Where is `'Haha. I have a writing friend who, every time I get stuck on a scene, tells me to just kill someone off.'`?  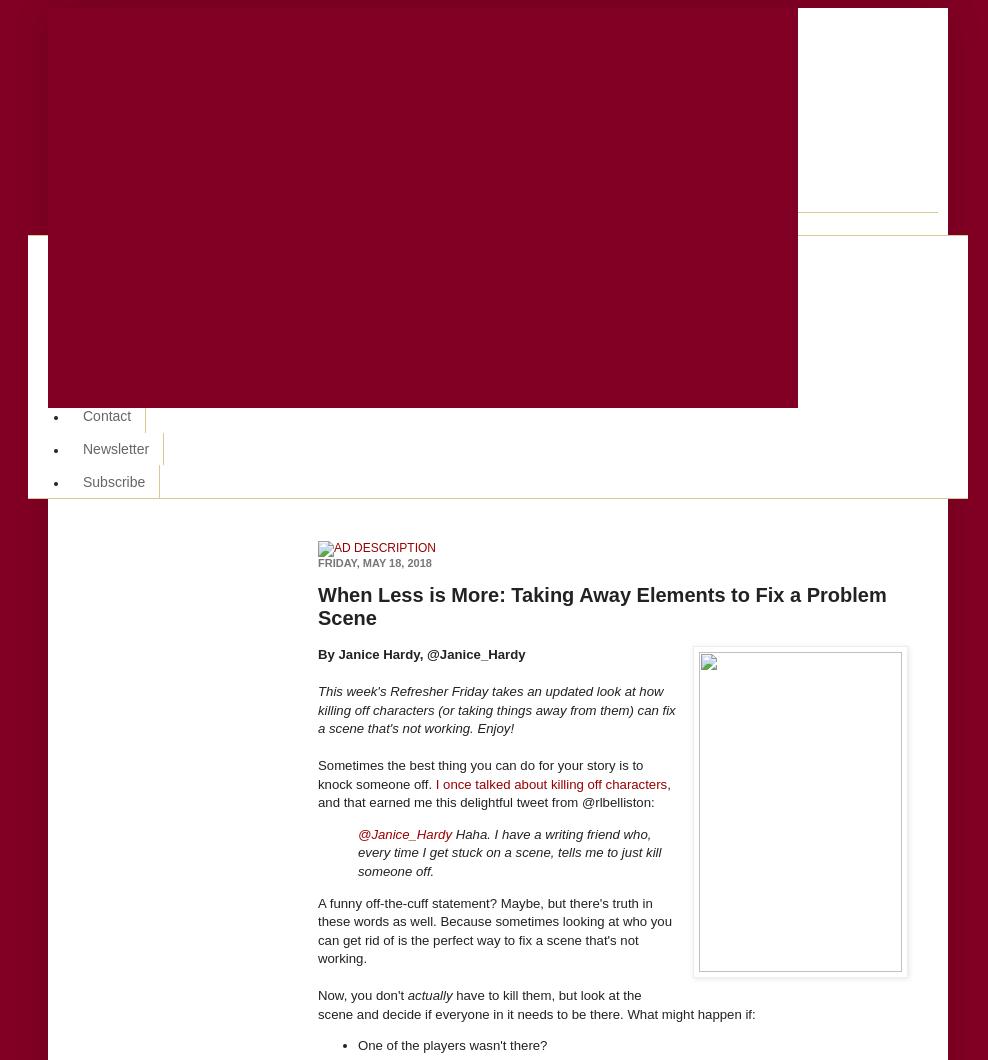 'Haha. I have a writing friend who, every time I get stuck on a scene, tells me to just kill someone off.' is located at coordinates (508, 852).